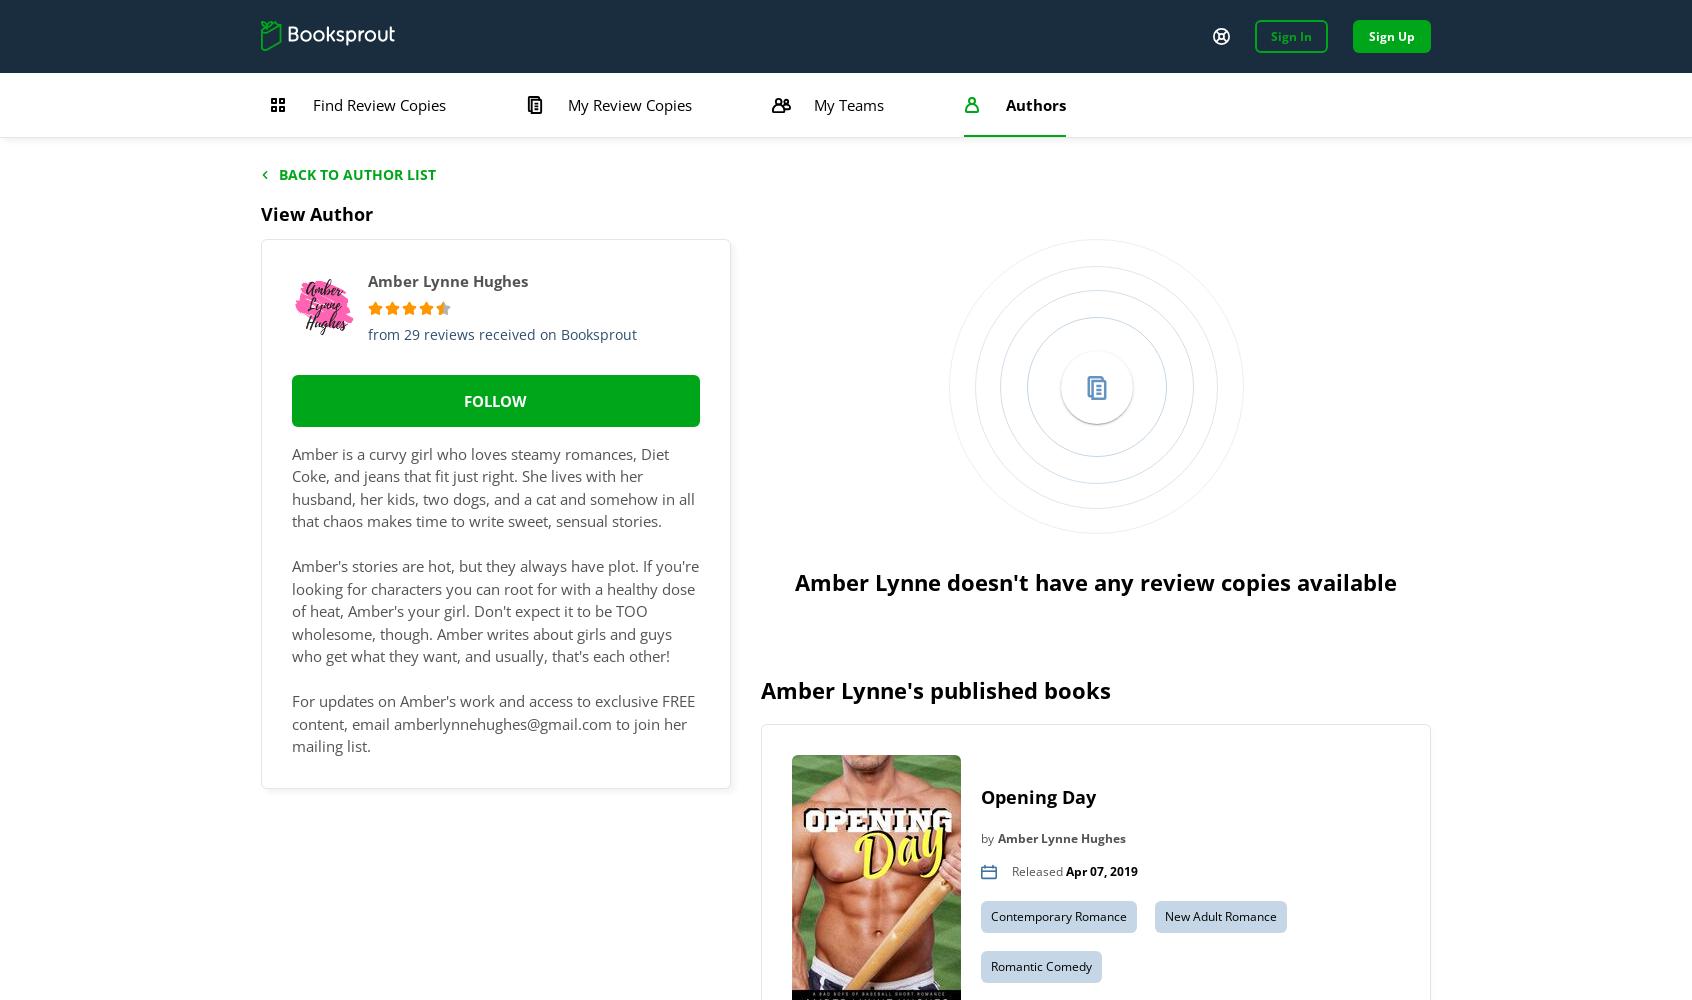 This screenshot has width=1692, height=1000. What do you see at coordinates (1220, 915) in the screenshot?
I see `'New Adult Romance'` at bounding box center [1220, 915].